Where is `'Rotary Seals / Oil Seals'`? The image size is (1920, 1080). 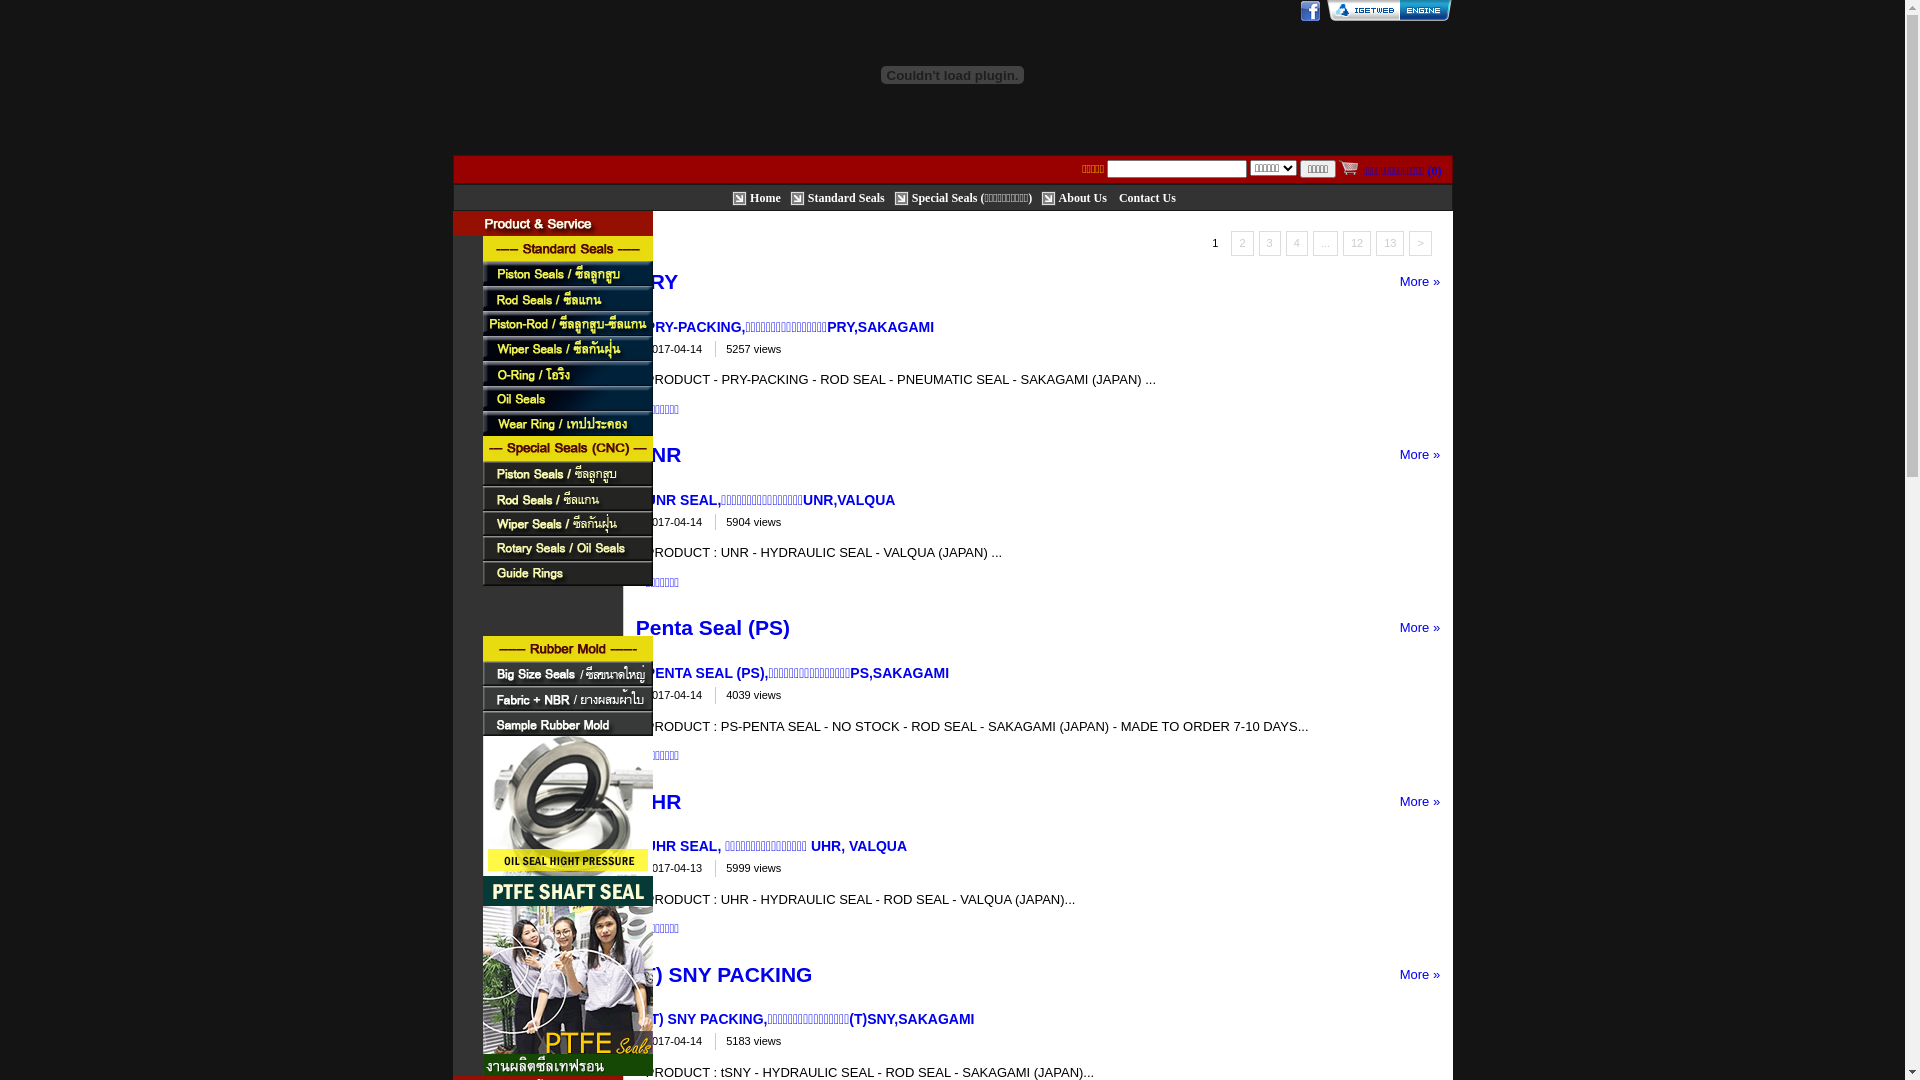 'Rotary Seals / Oil Seals' is located at coordinates (565, 548).